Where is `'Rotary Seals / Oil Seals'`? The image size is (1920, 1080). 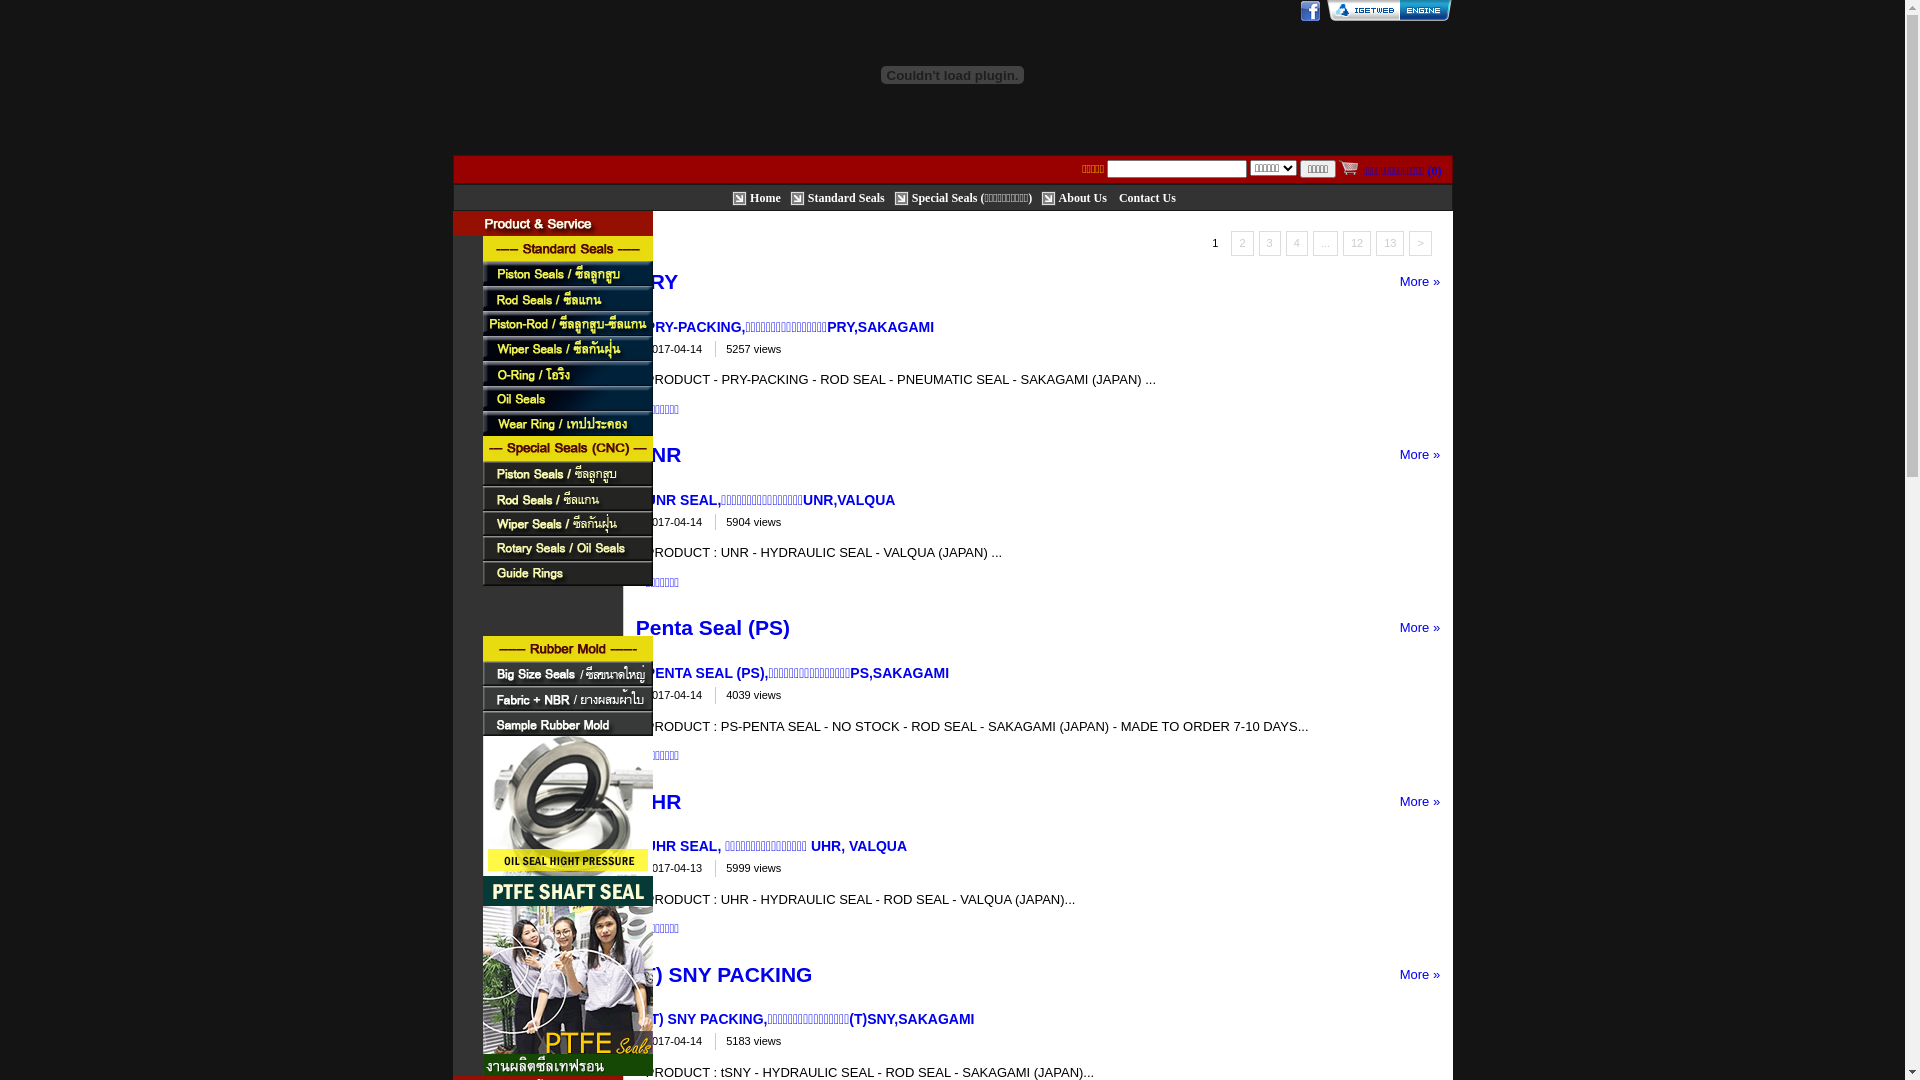 'Rotary Seals / Oil Seals' is located at coordinates (565, 548).